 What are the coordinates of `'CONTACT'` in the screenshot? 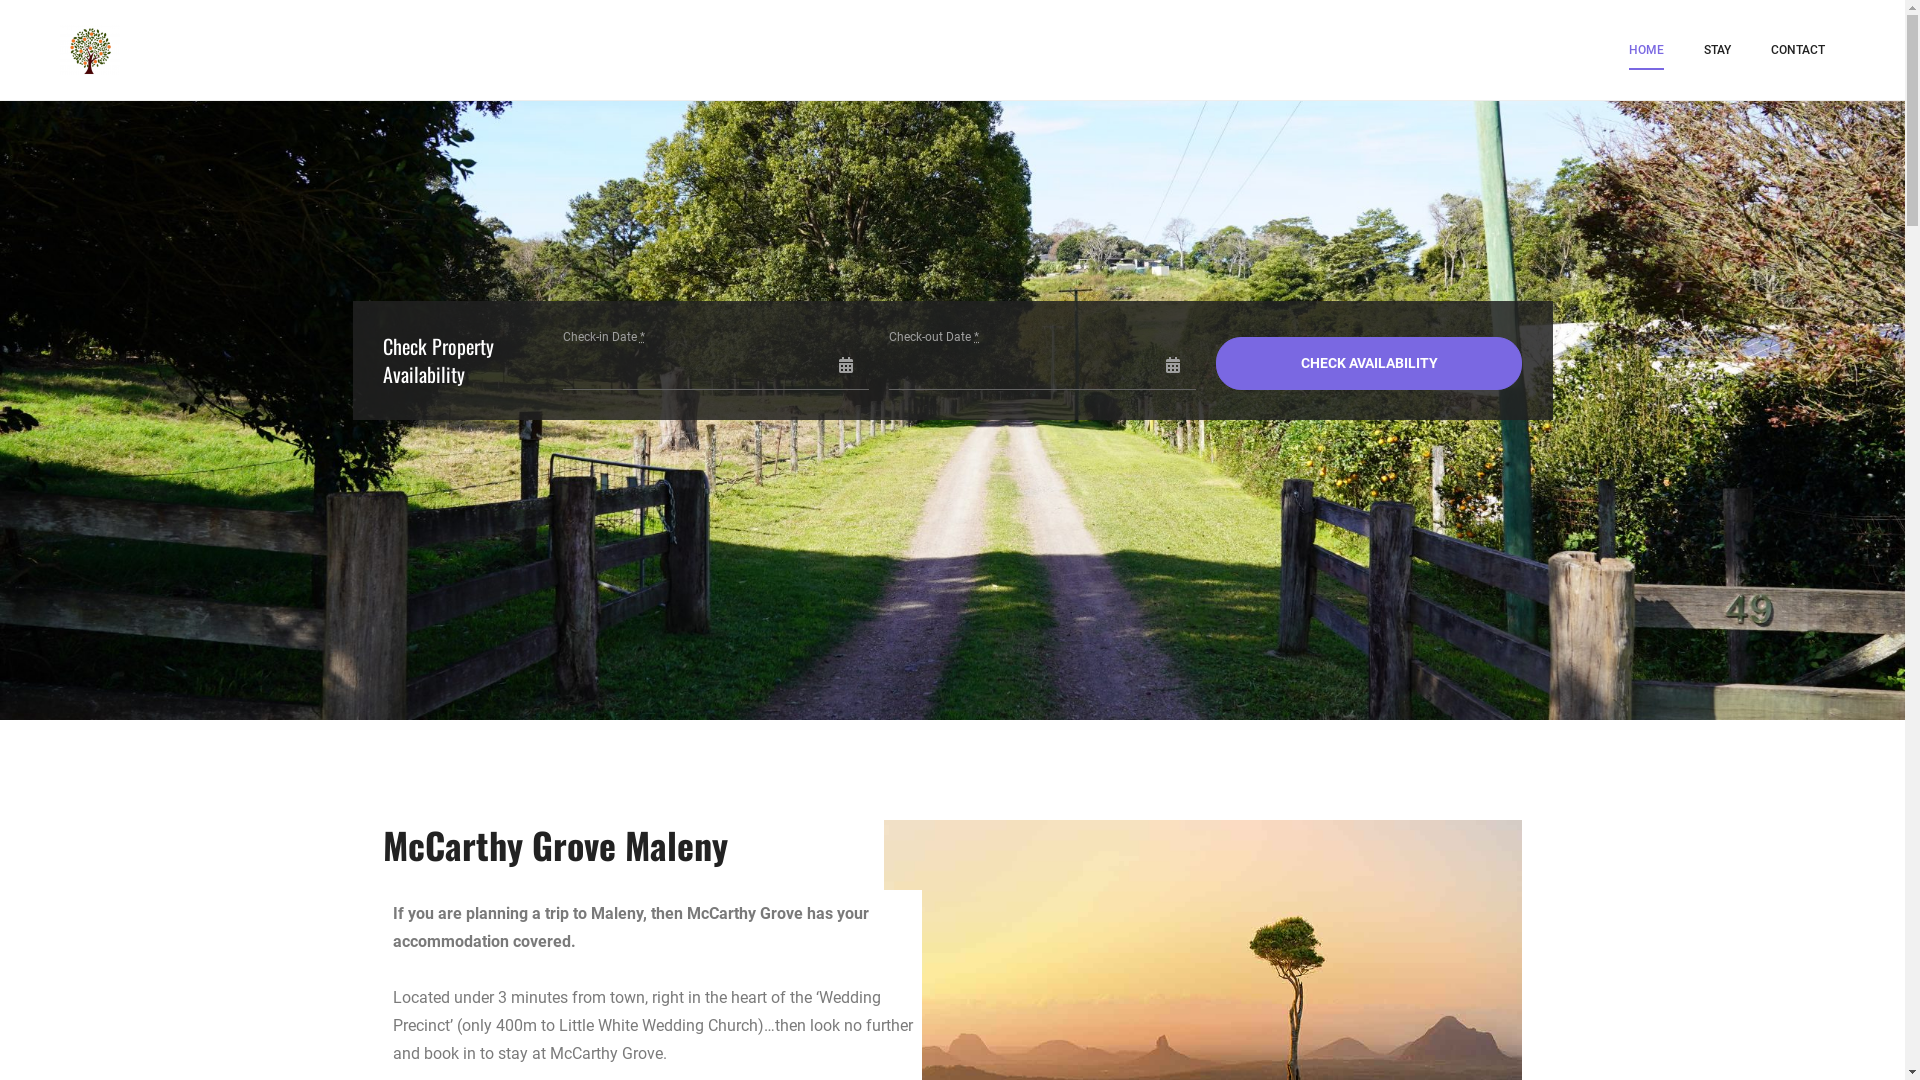 It's located at (1798, 49).